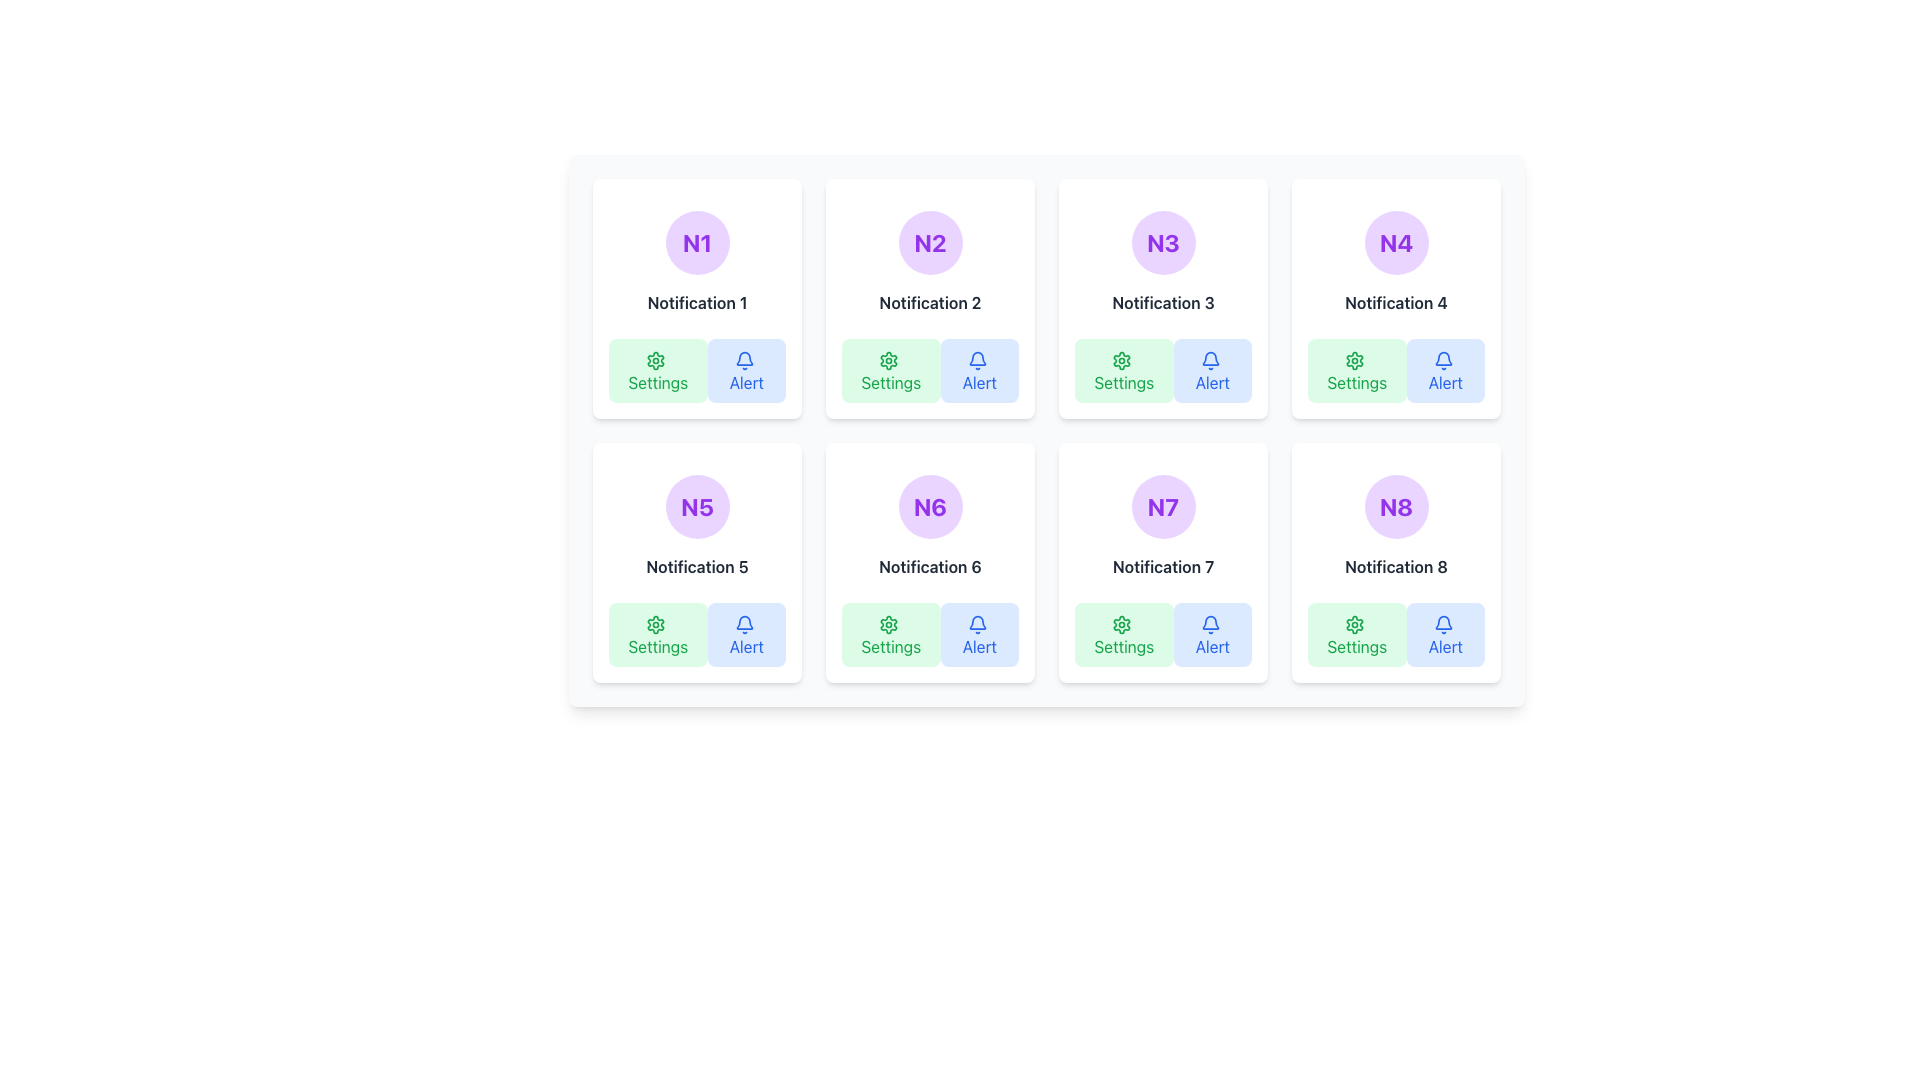  I want to click on the settings icon located in the bottom-left corner of the 'Notification 4' card, so click(1355, 360).